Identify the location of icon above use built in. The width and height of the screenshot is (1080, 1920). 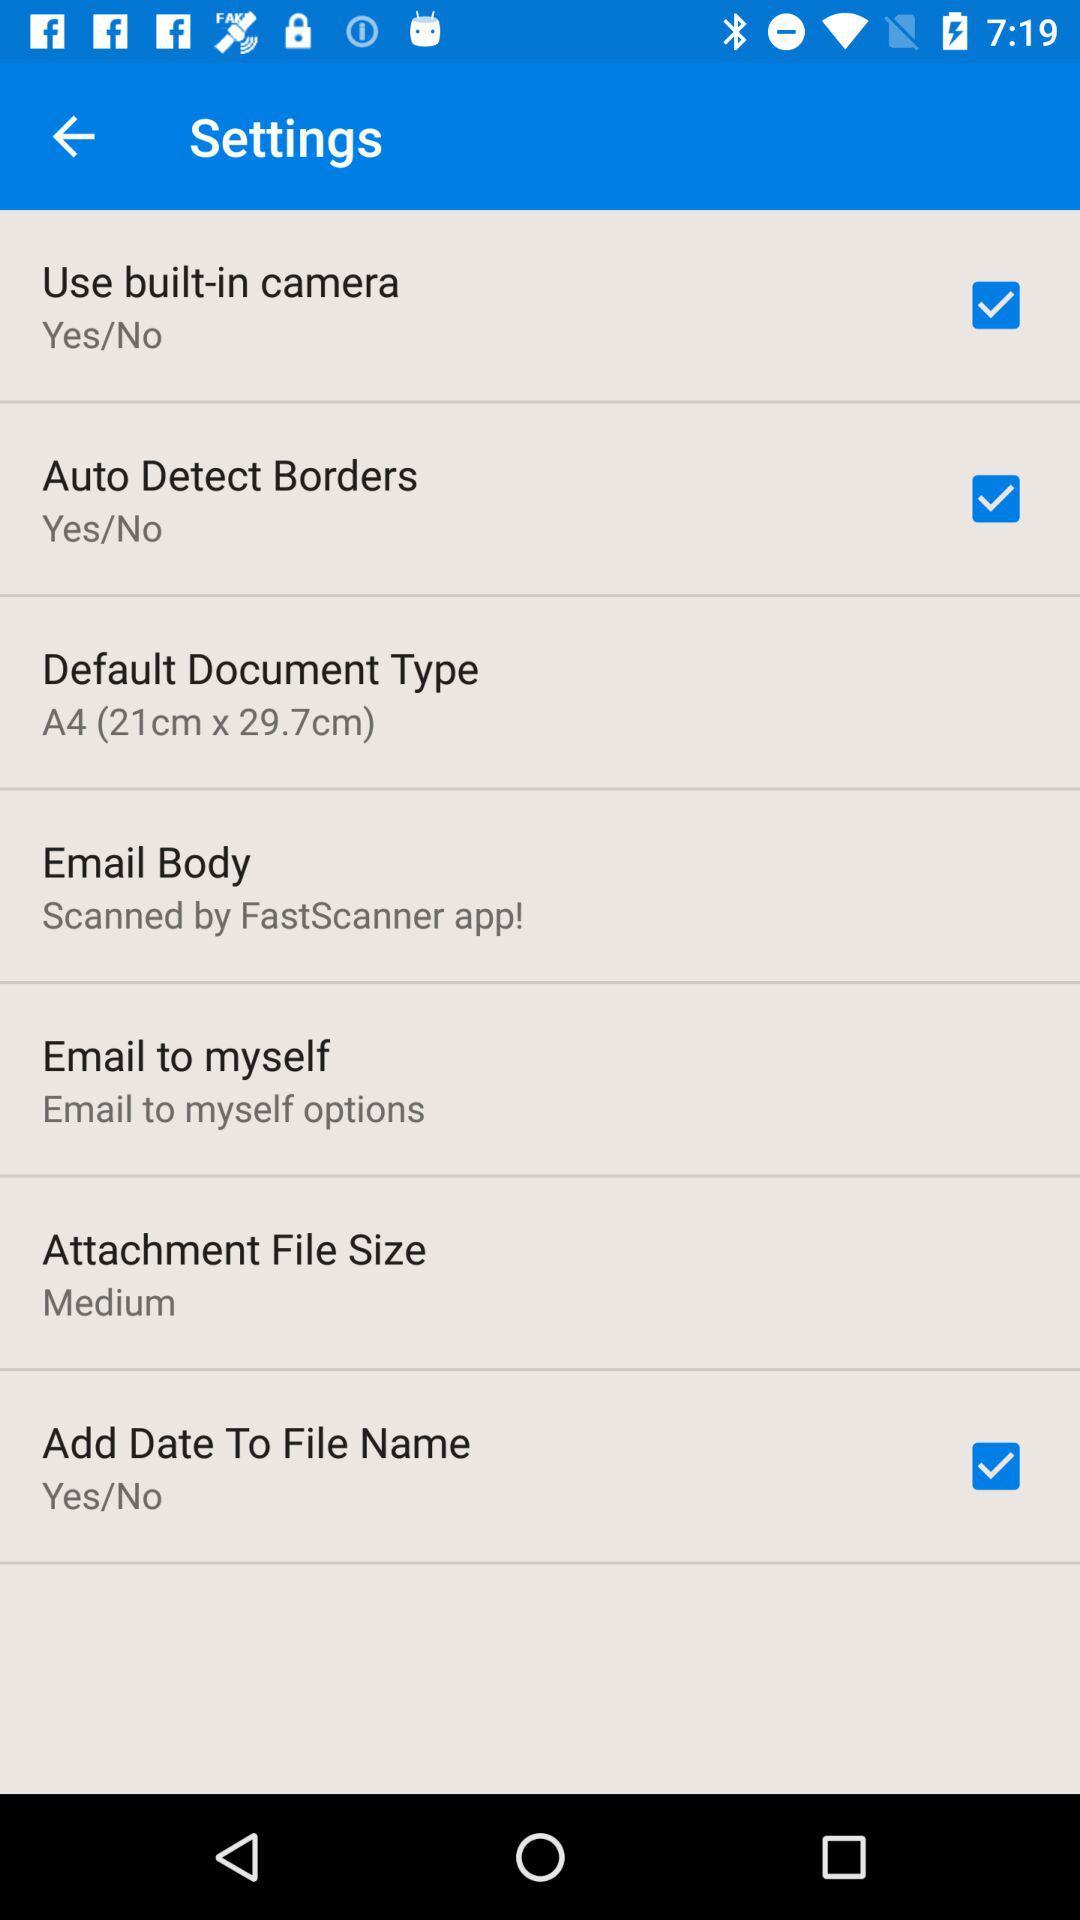
(72, 135).